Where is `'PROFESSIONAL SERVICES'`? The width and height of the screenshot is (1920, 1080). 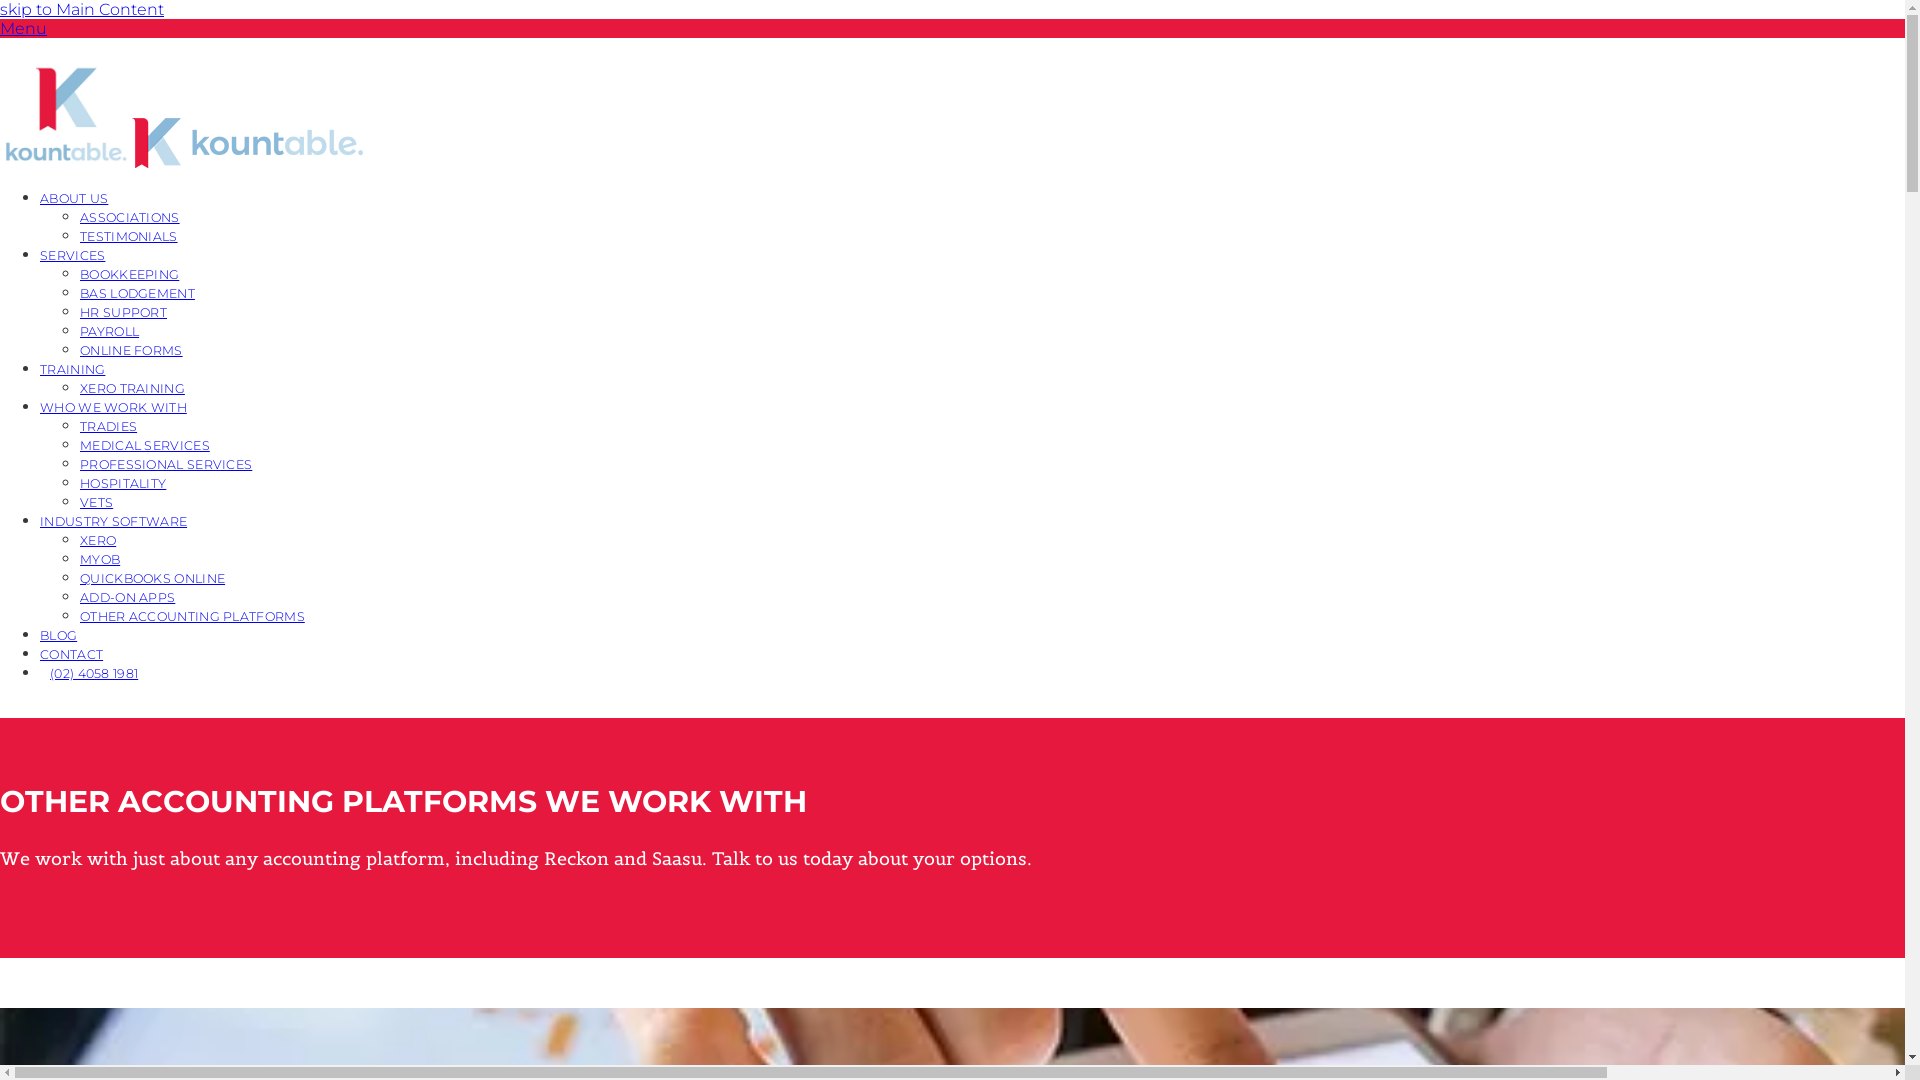
'PROFESSIONAL SERVICES' is located at coordinates (166, 463).